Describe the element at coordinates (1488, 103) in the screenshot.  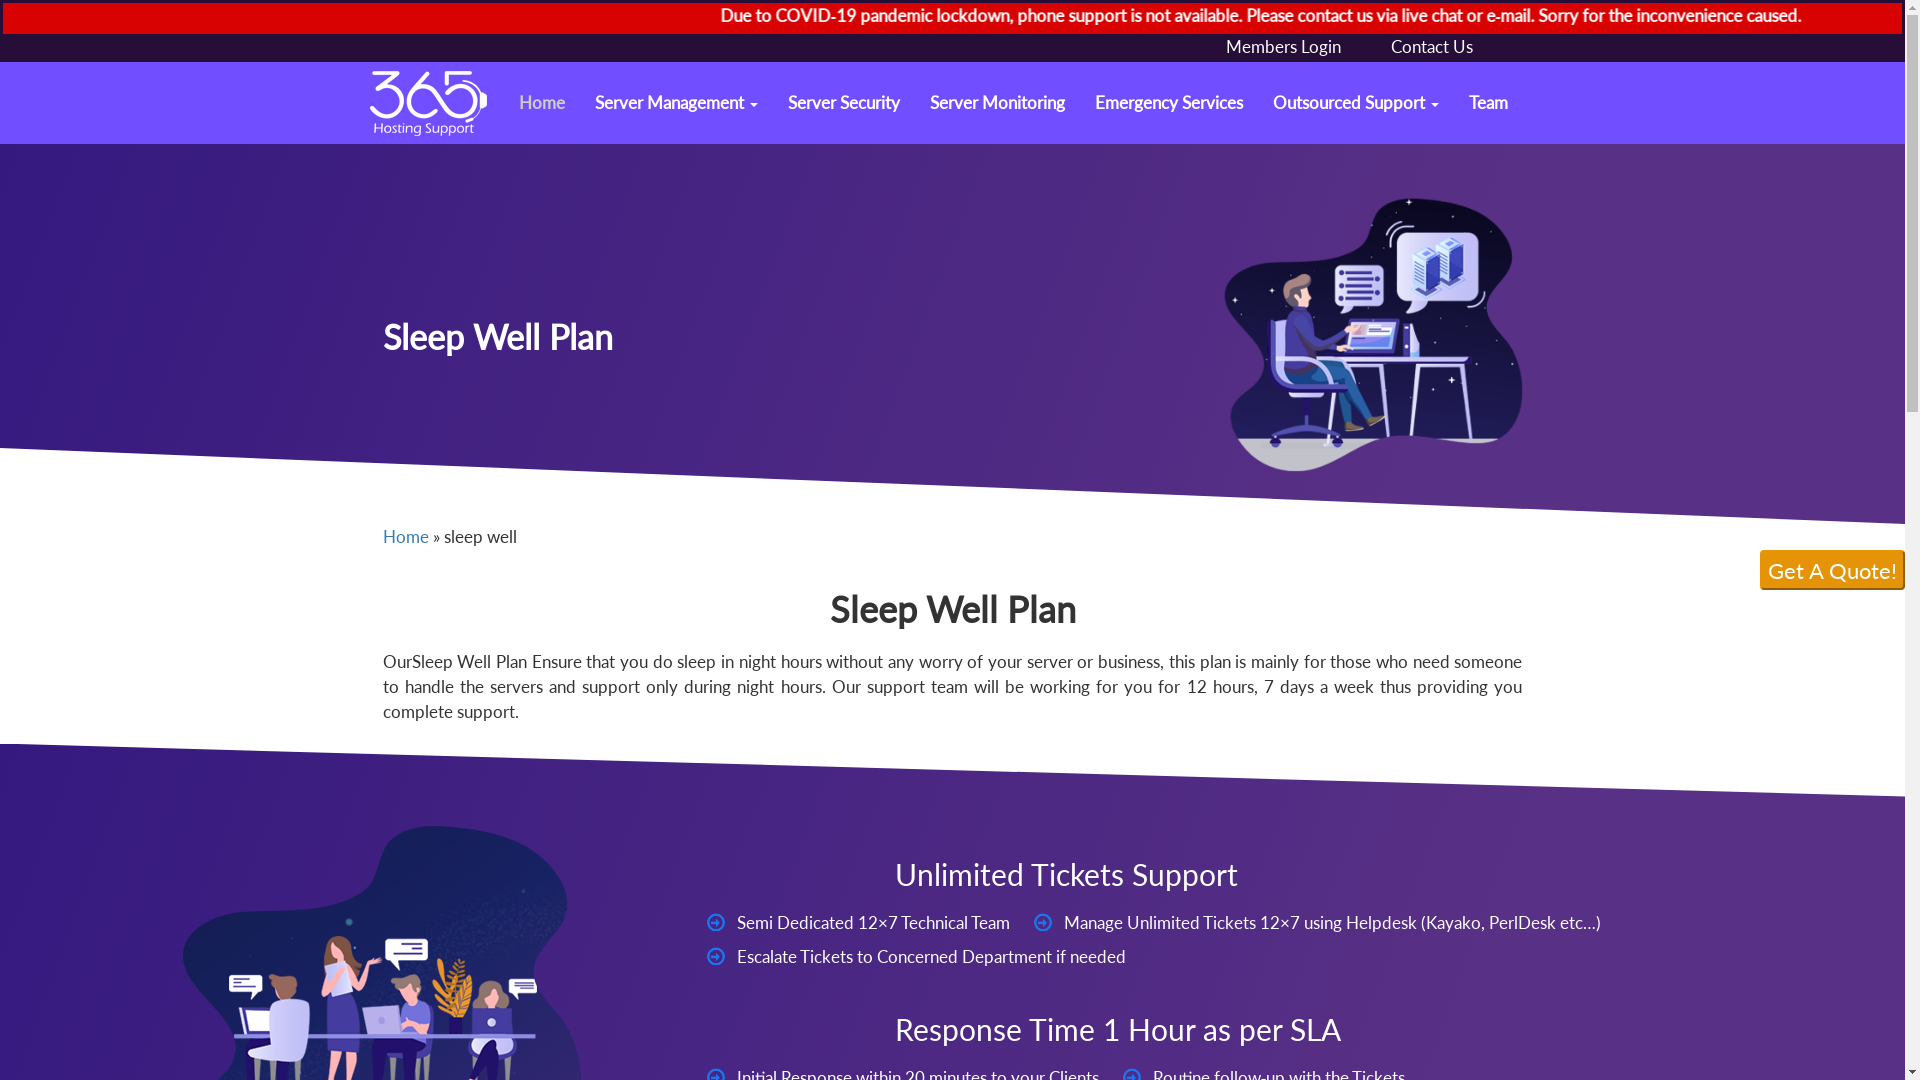
I see `'Team'` at that location.